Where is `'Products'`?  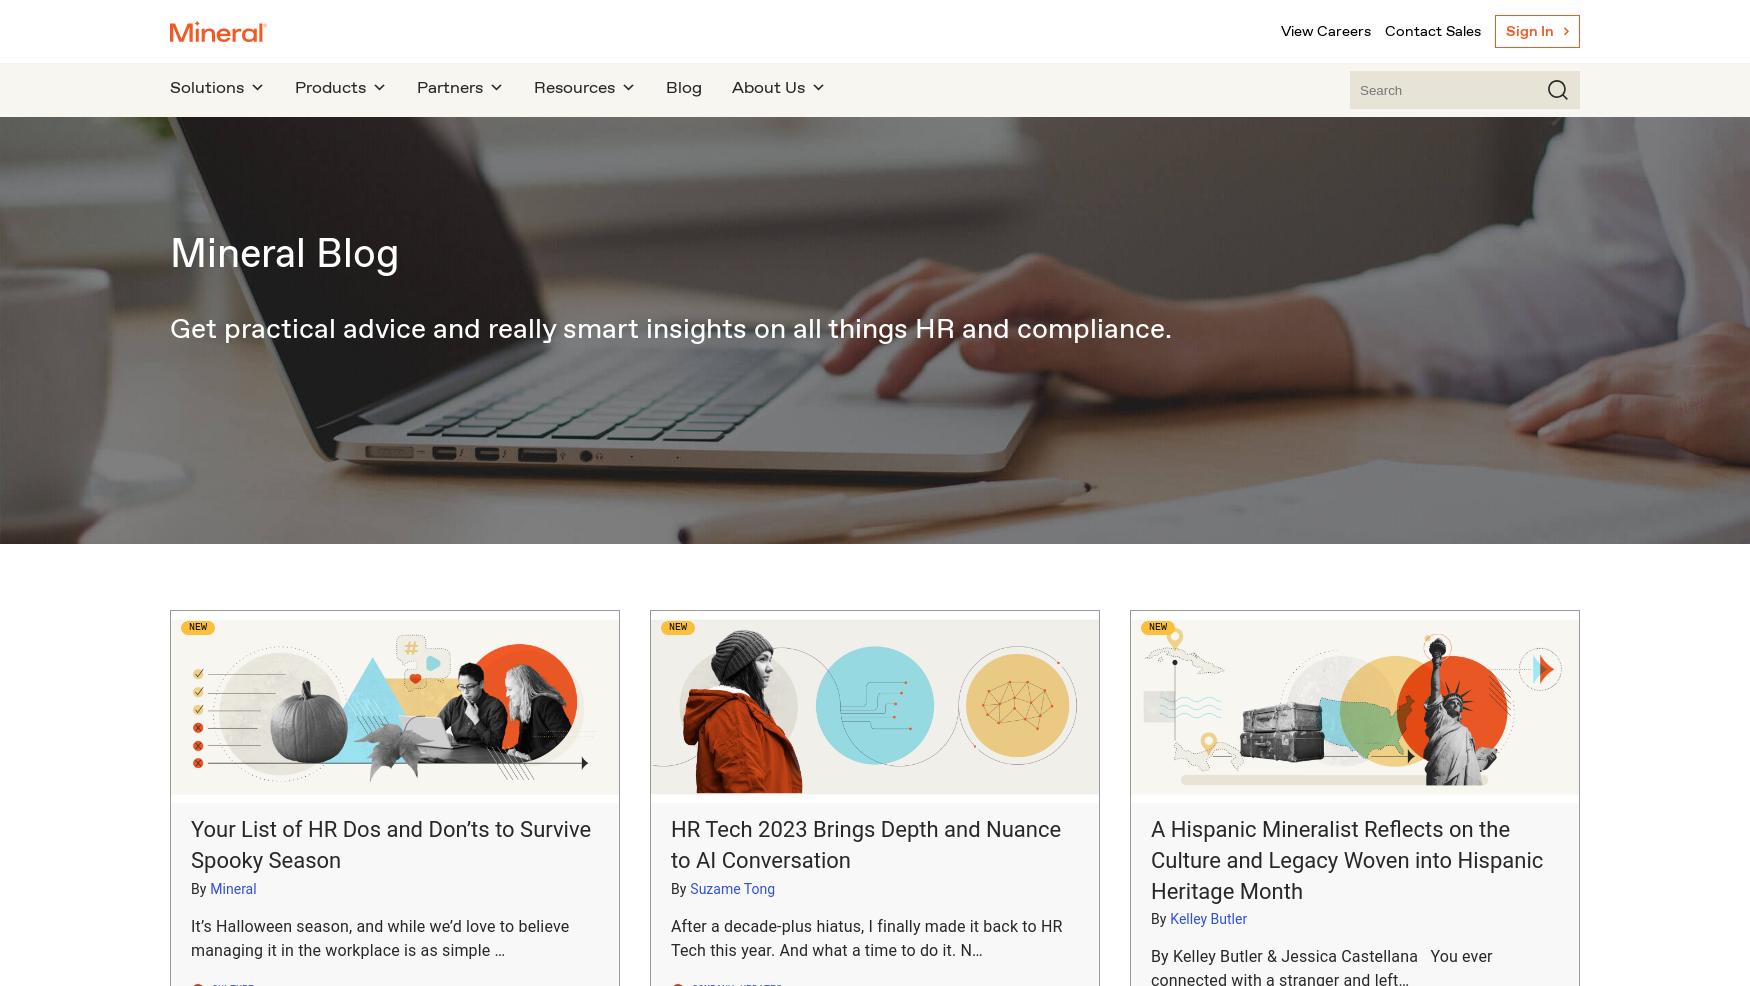
'Products' is located at coordinates (330, 87).